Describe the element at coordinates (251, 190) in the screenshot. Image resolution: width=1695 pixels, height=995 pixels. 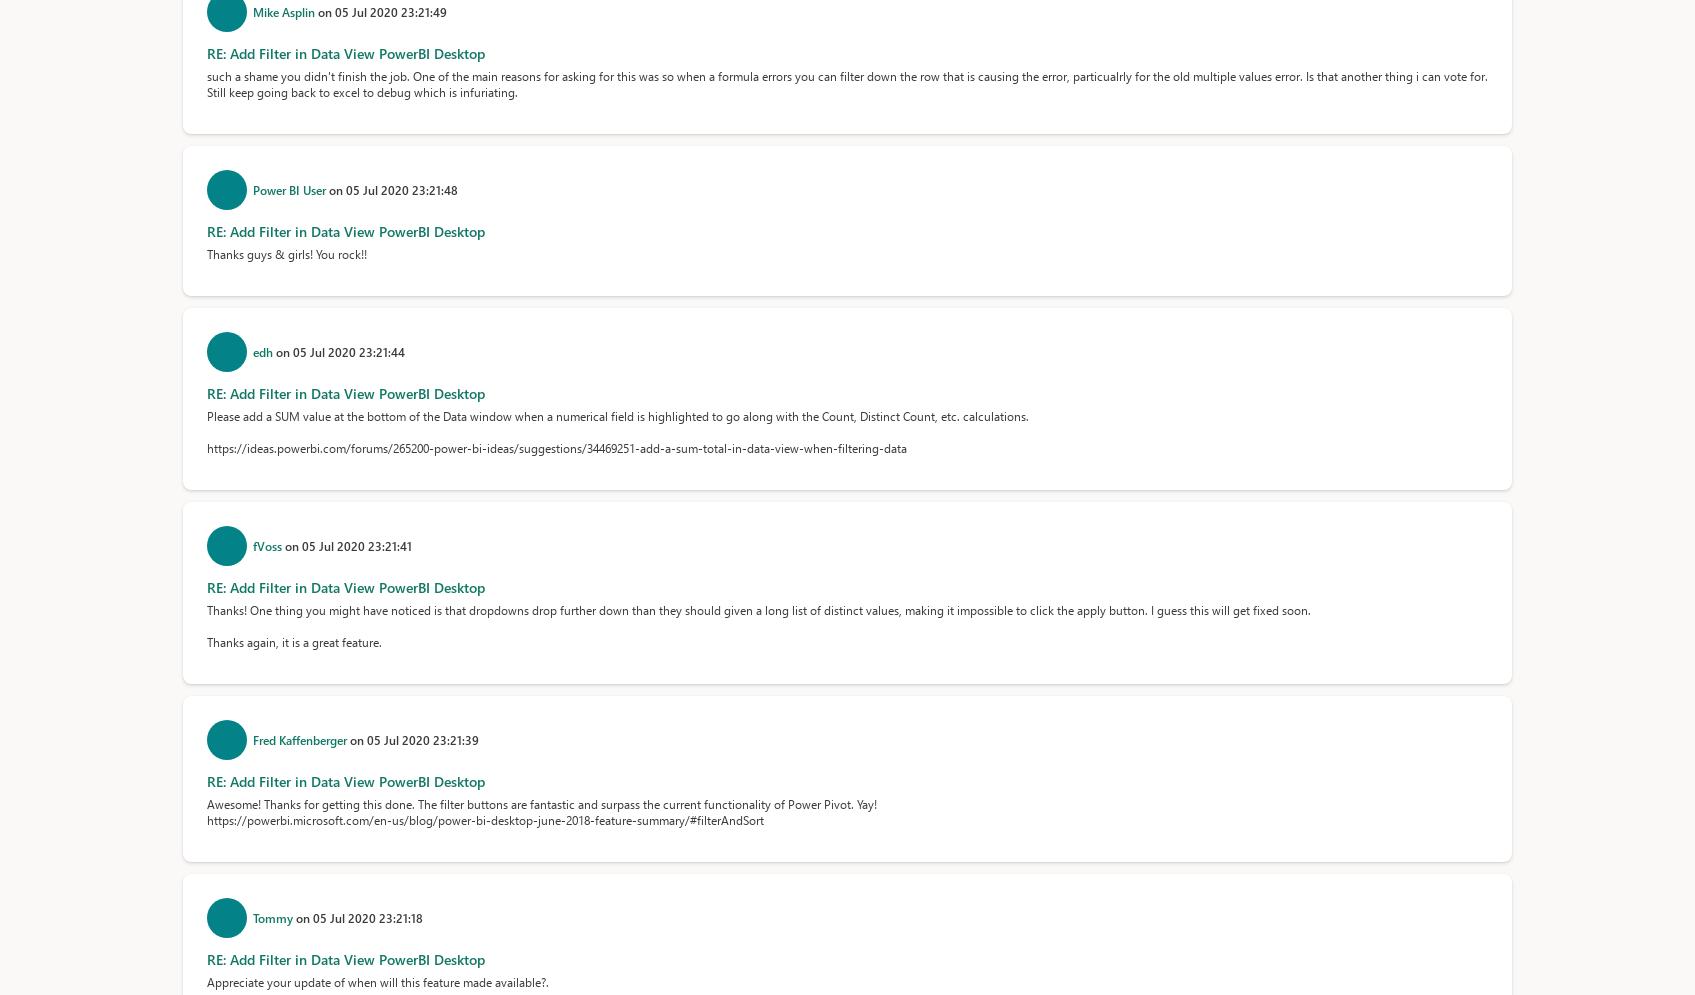
I see `'Power BI User'` at that location.